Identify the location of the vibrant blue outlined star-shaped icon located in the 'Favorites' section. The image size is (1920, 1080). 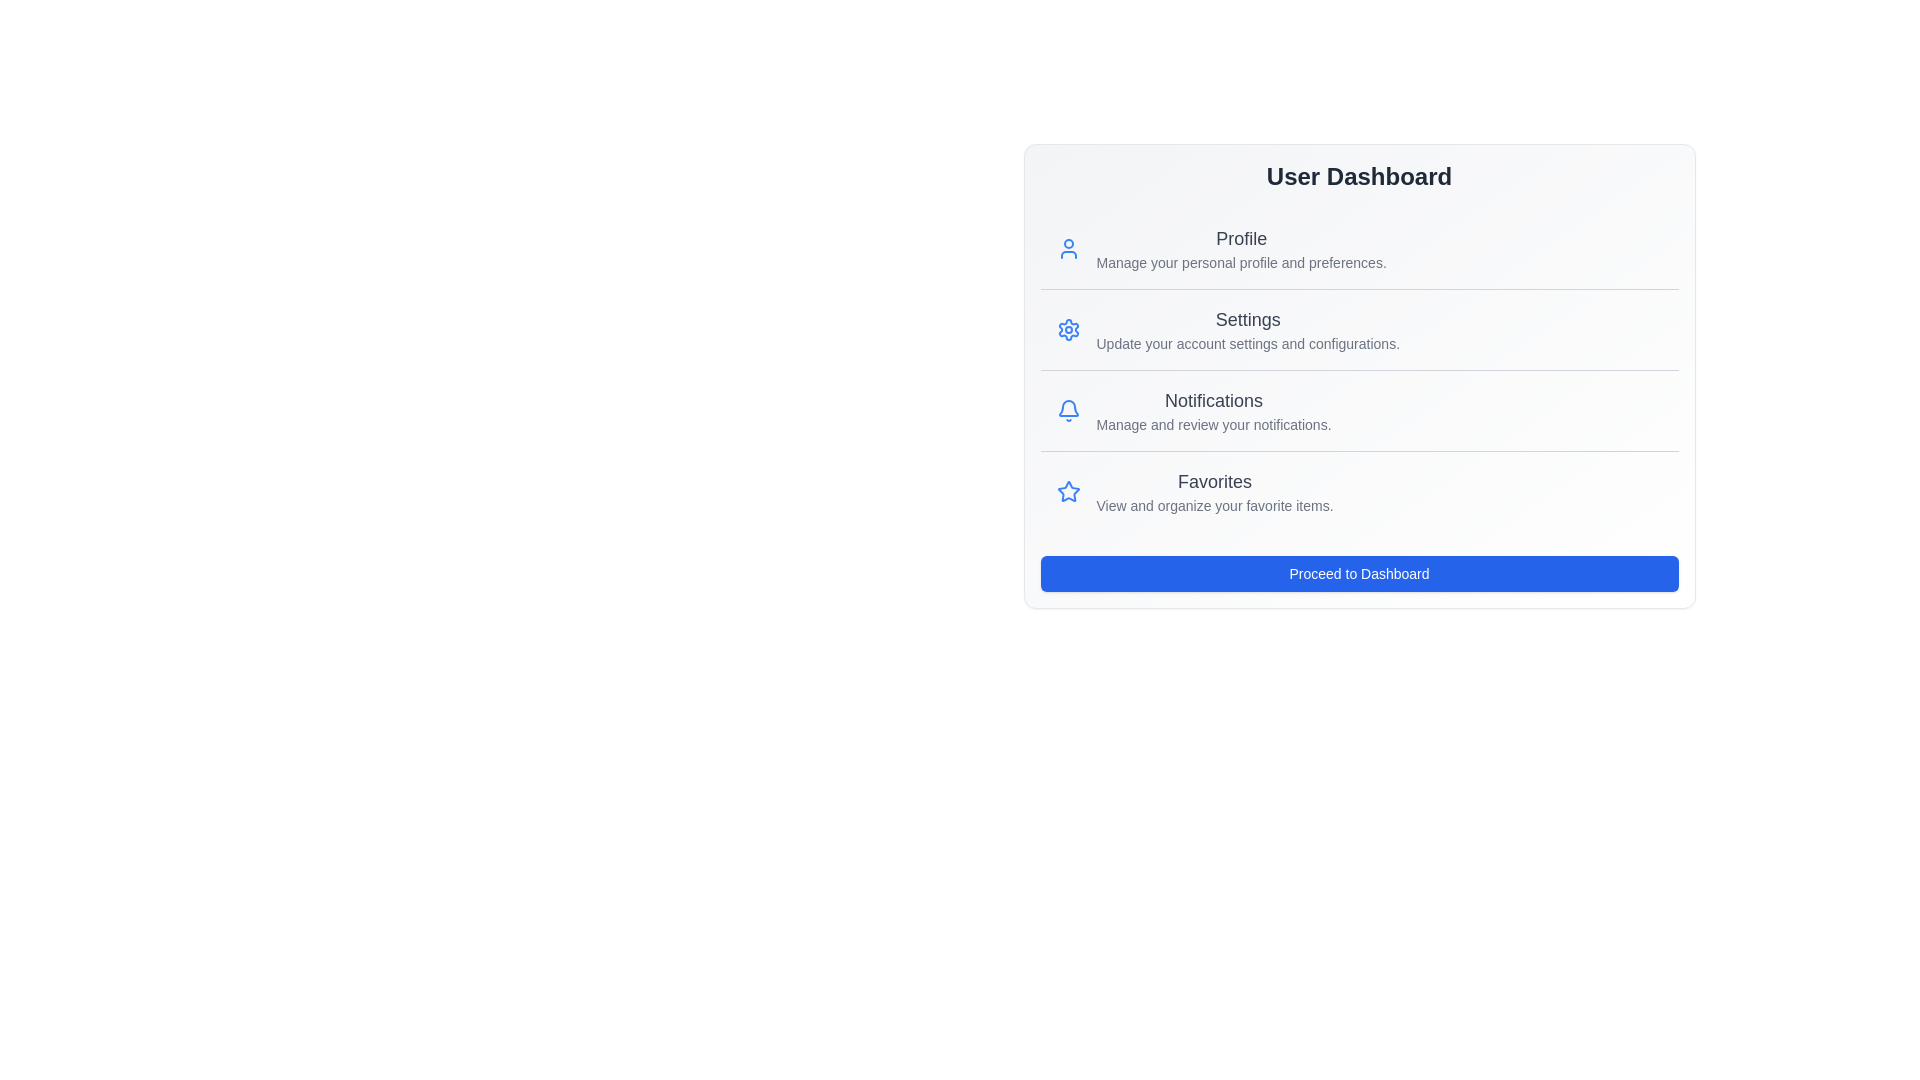
(1067, 490).